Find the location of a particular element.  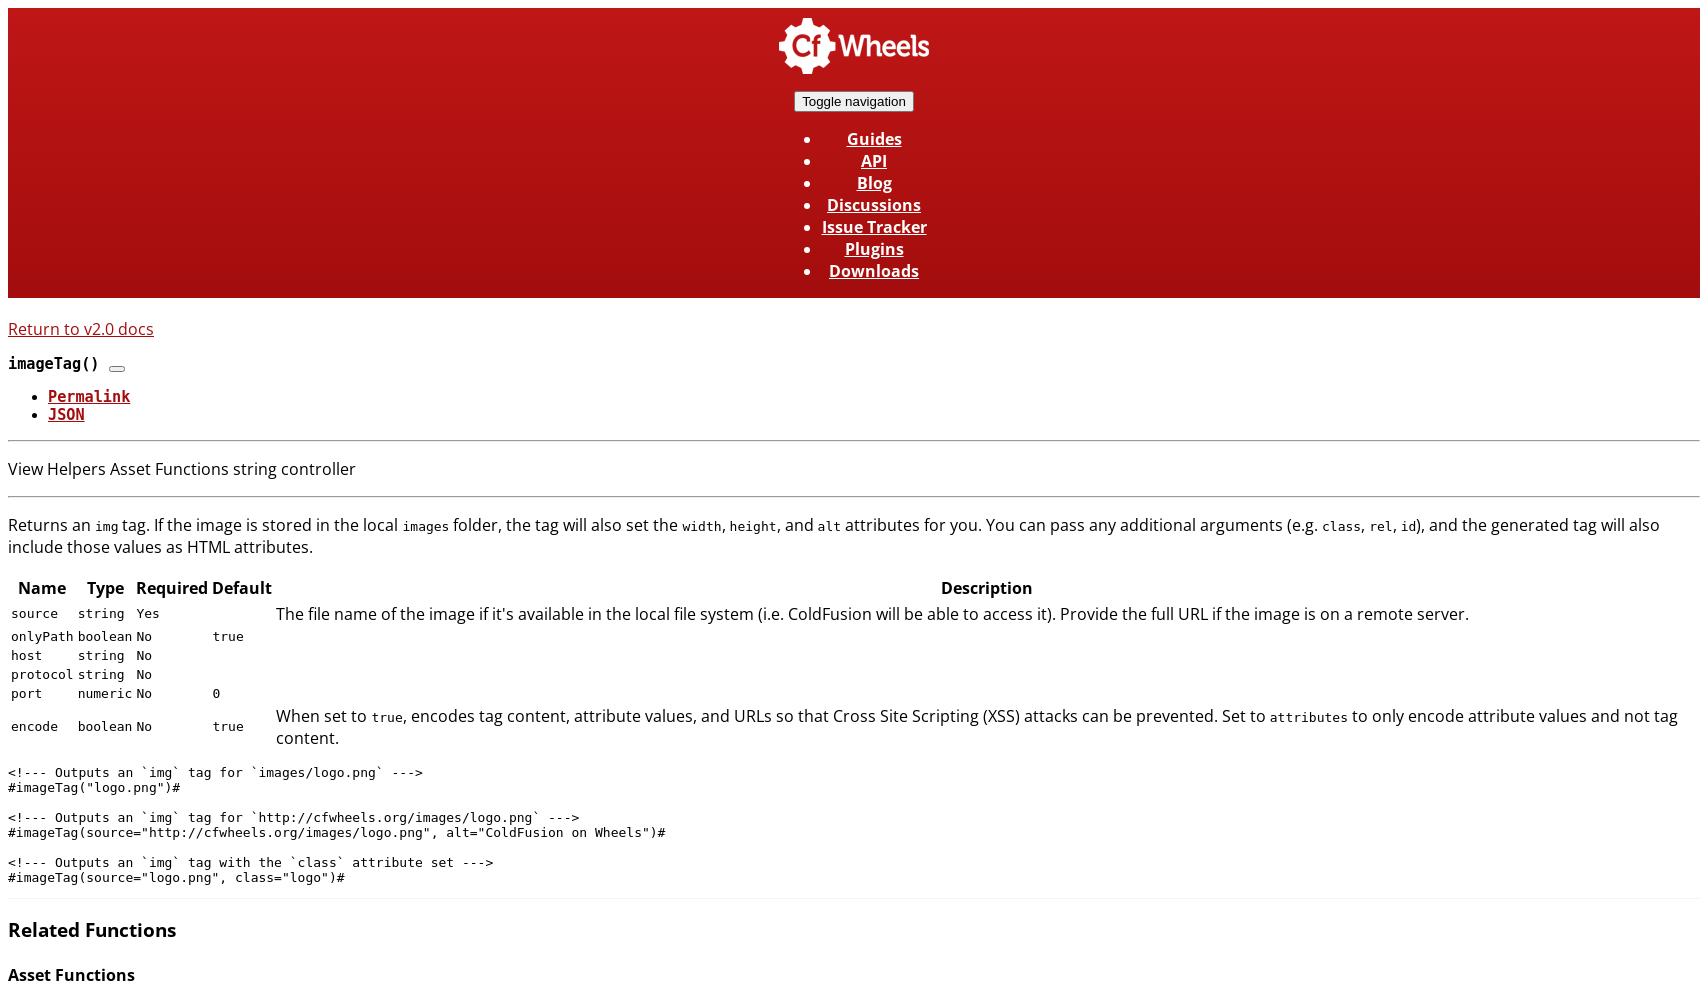

'controller' is located at coordinates (318, 467).